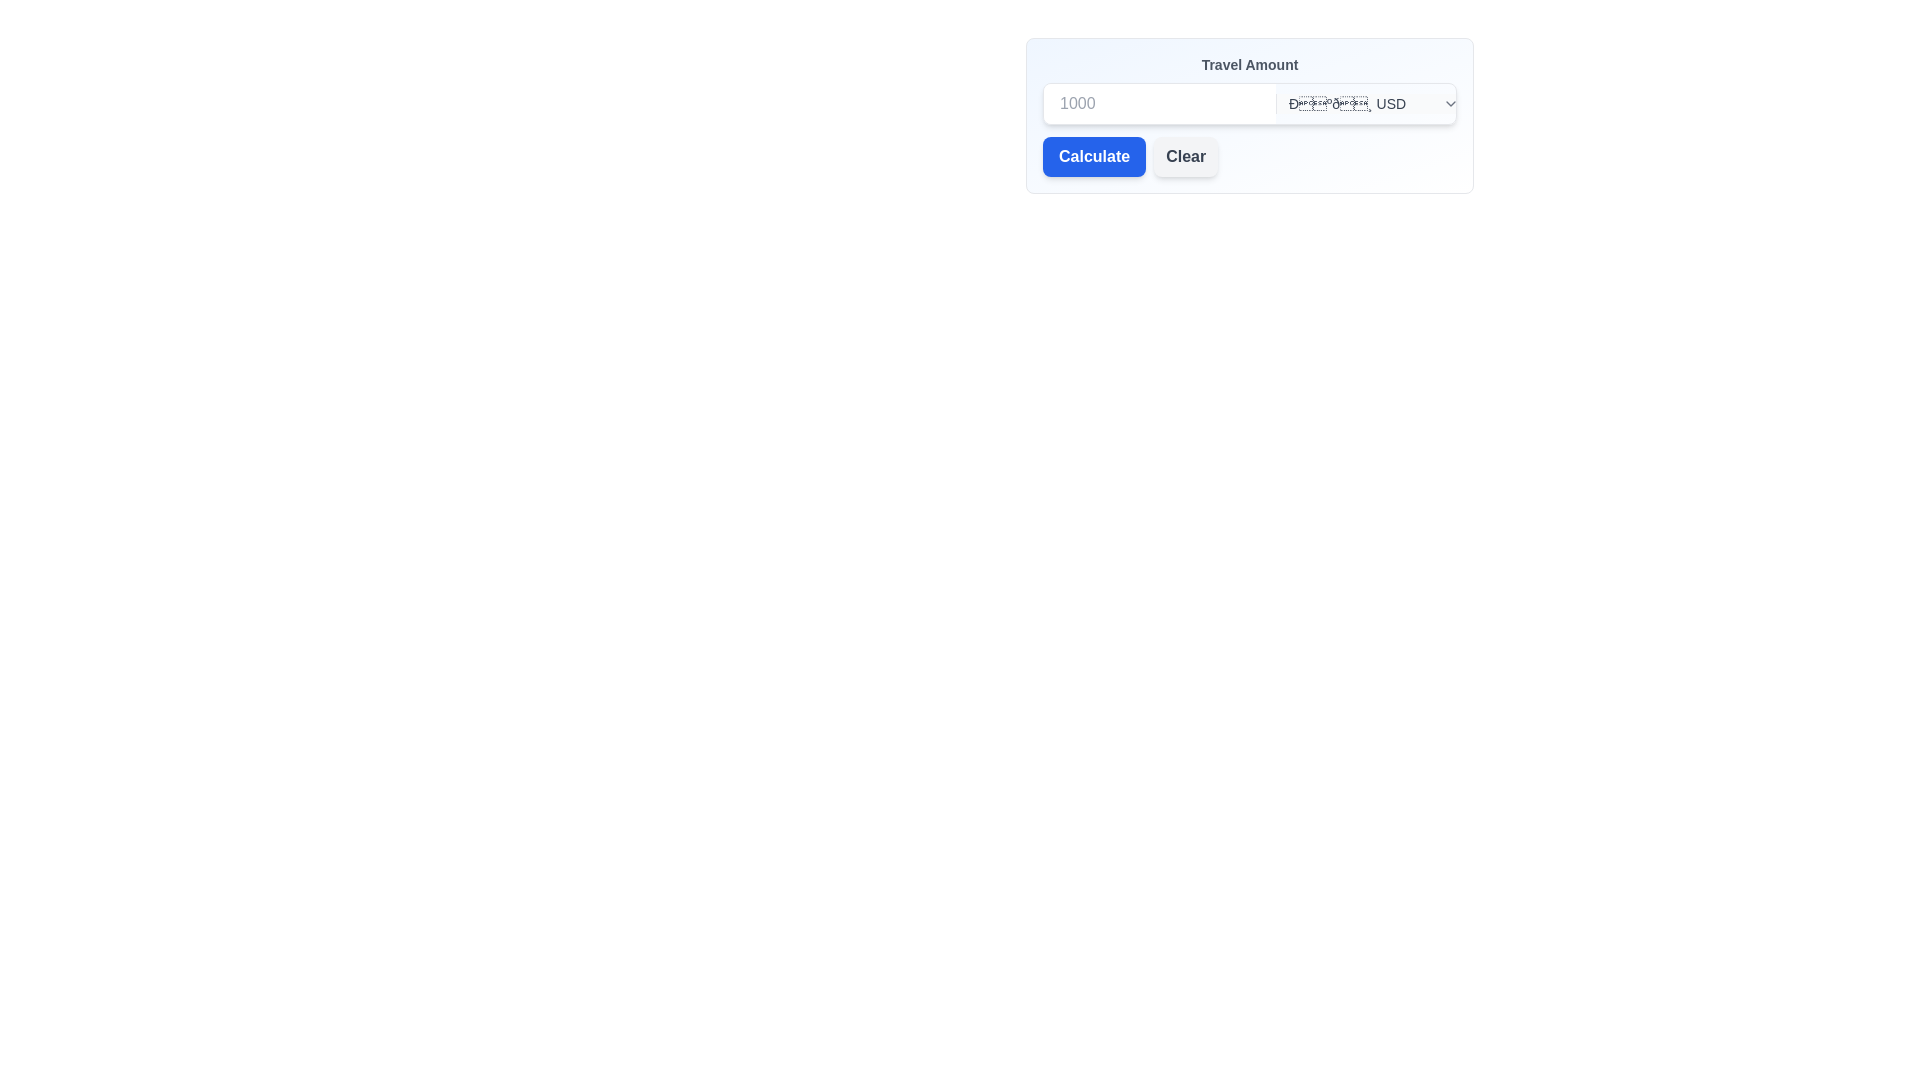  Describe the element at coordinates (1160, 104) in the screenshot. I see `the numerical input field that accepts values and displays a placeholder of '1000' to check for any potential UI feedback` at that location.